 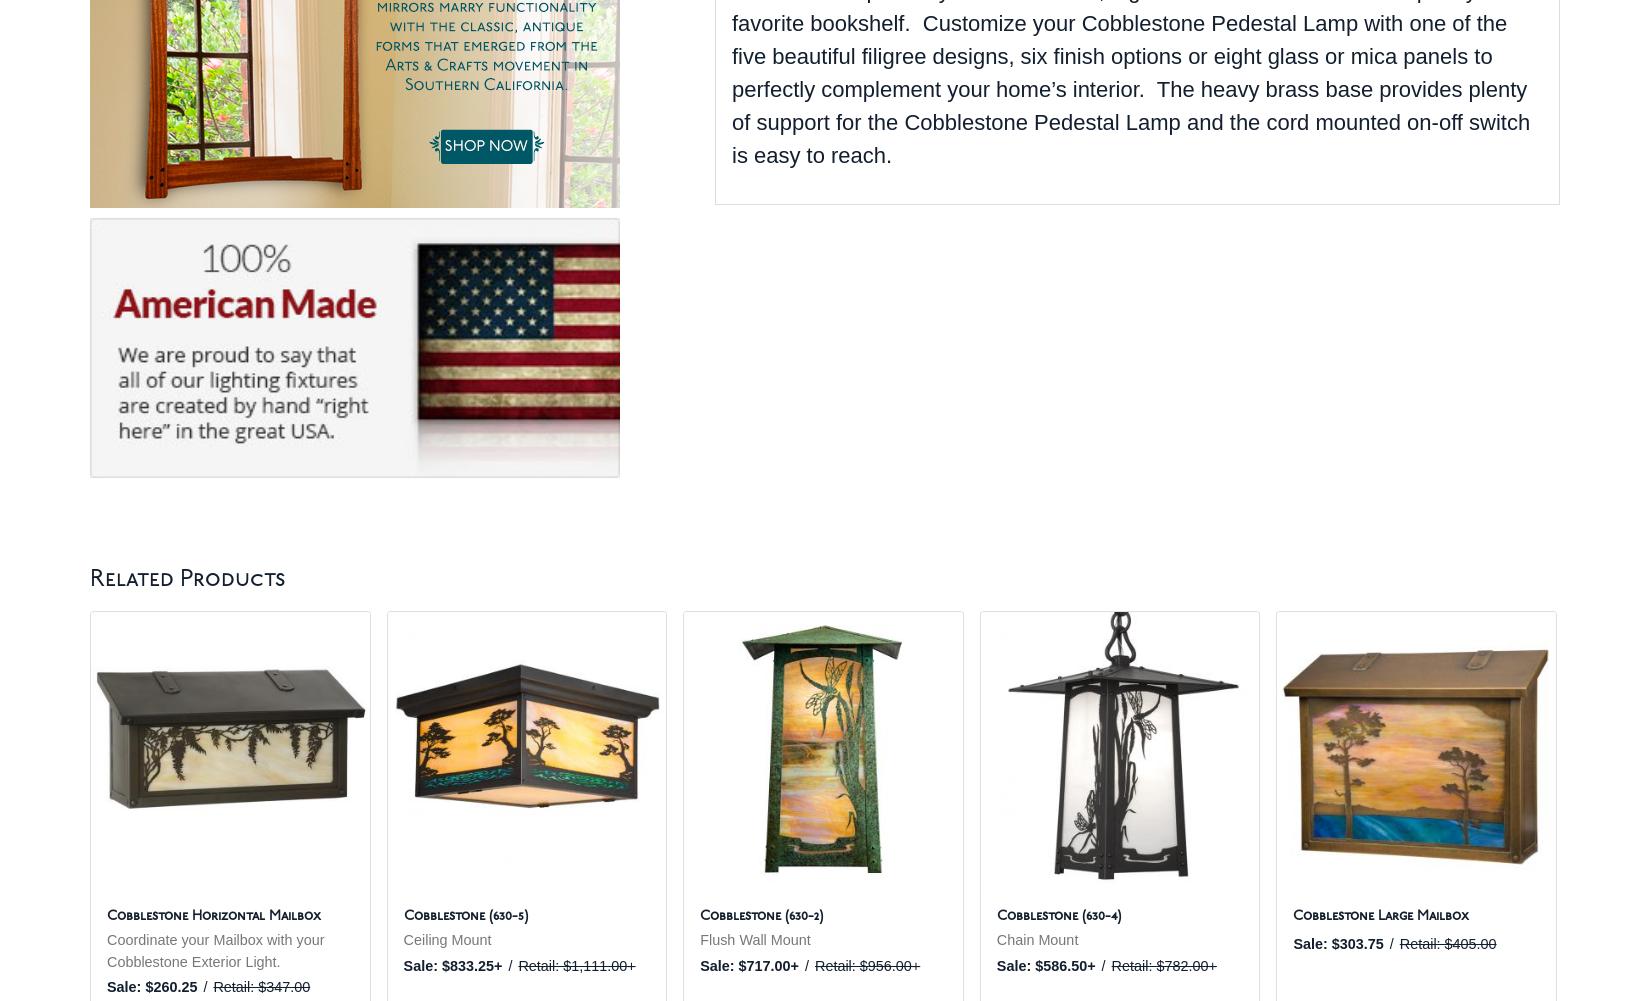 What do you see at coordinates (1057, 916) in the screenshot?
I see `'Cobblestone (630-4)'` at bounding box center [1057, 916].